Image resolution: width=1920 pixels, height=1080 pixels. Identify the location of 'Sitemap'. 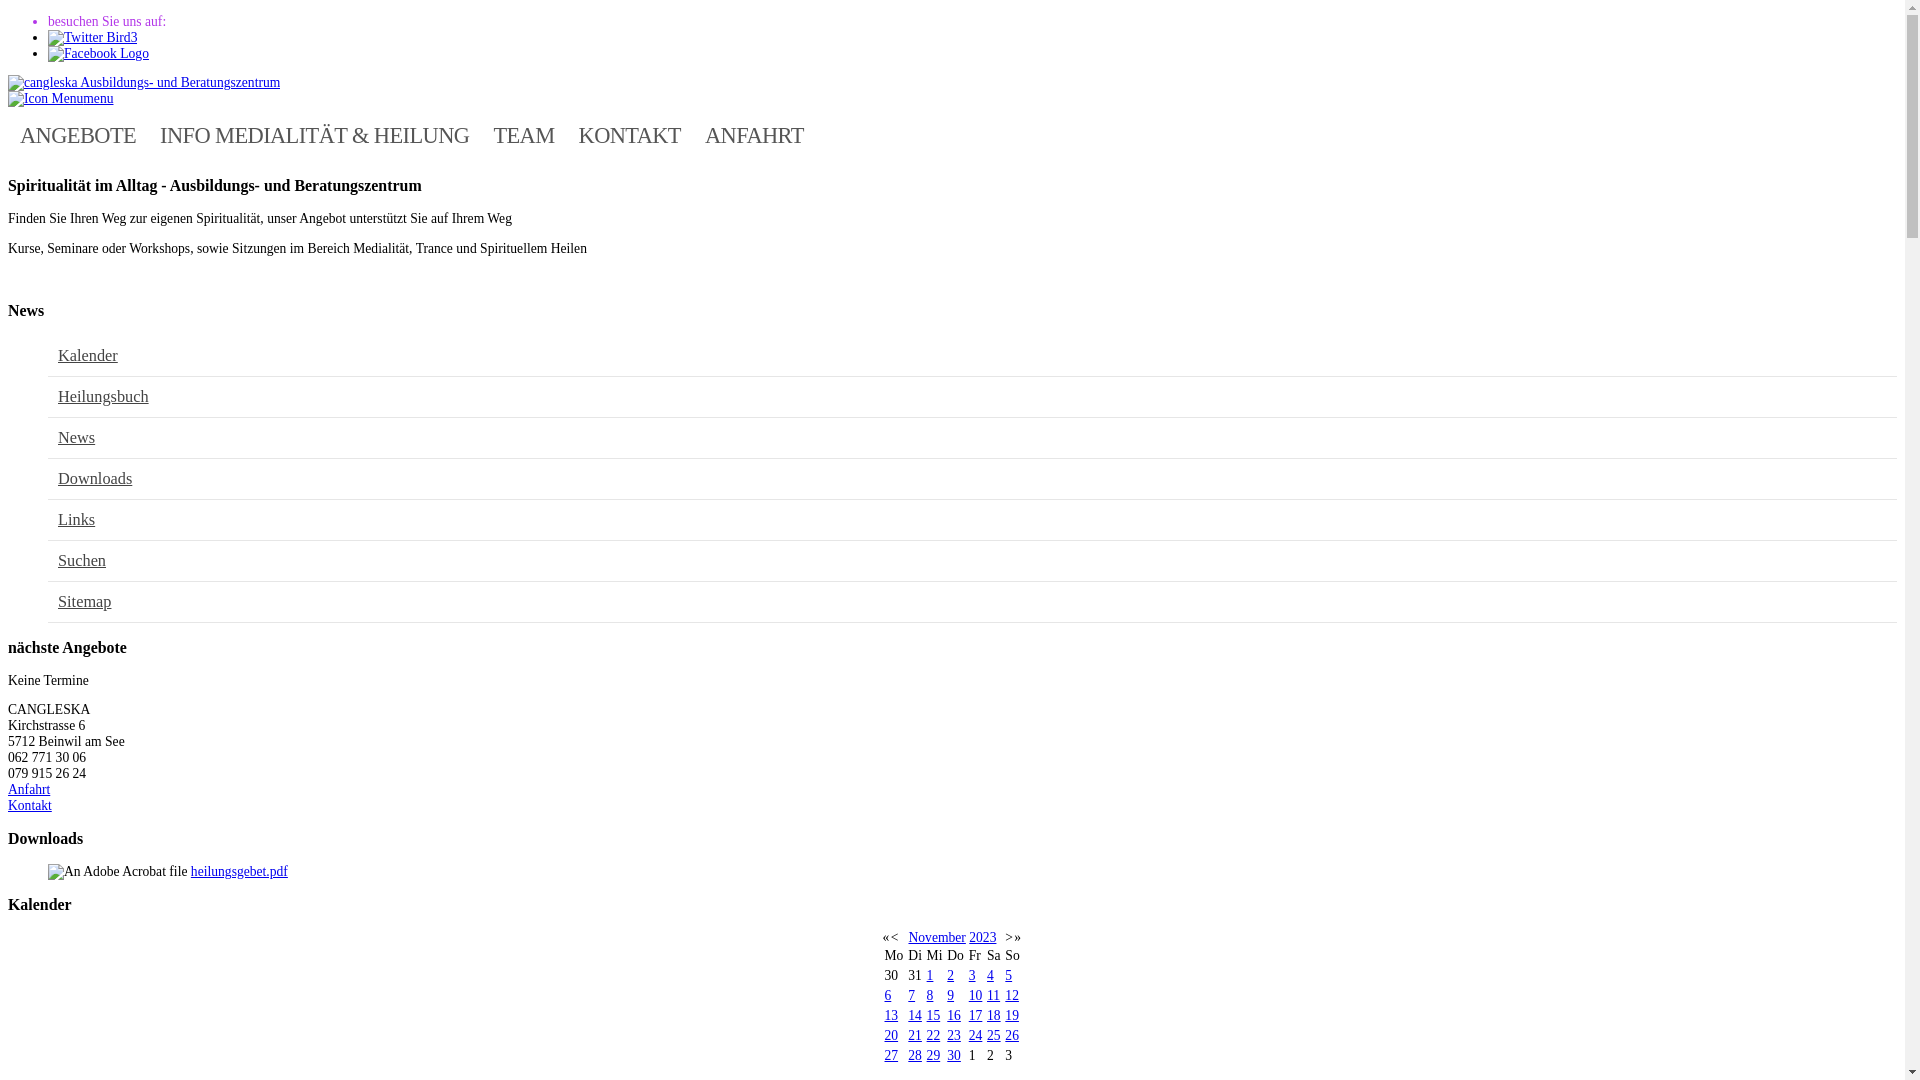
(83, 600).